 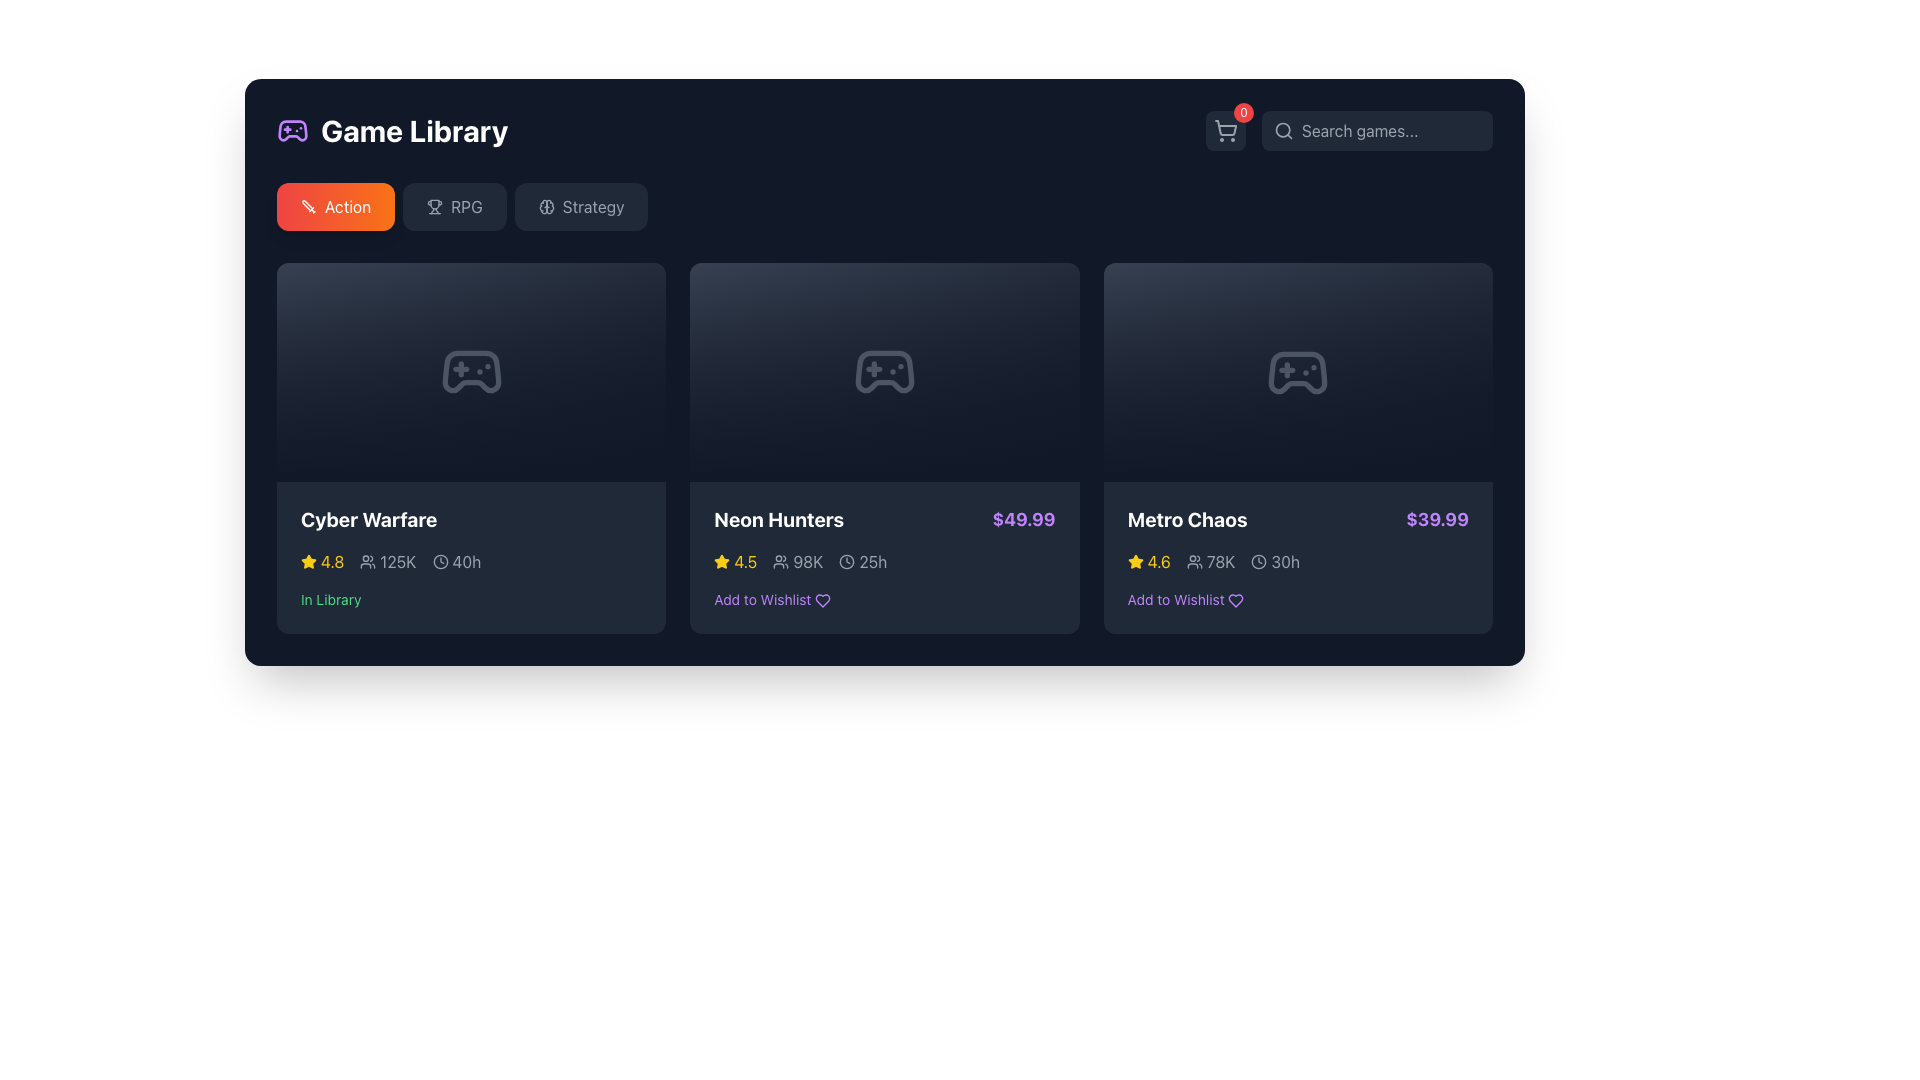 What do you see at coordinates (388, 562) in the screenshot?
I see `the Text label displaying '125K' styled in gray, which indicates user statistics and is located between the yellow star icon with the rating score '4.8' and the clock icon with the text '40h'` at bounding box center [388, 562].